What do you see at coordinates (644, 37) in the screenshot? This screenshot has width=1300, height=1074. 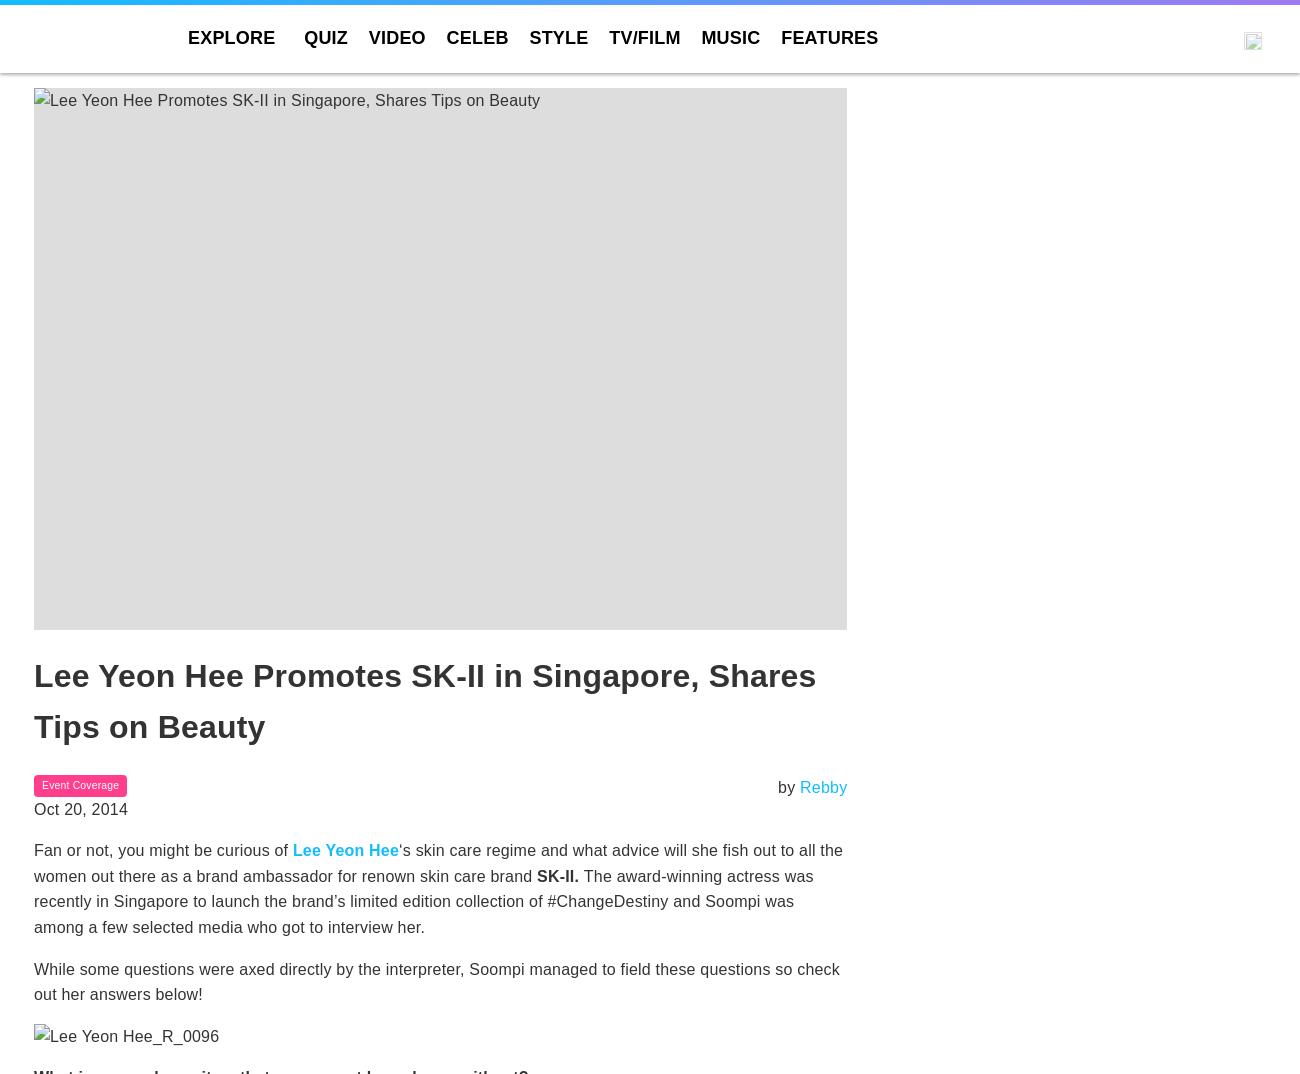 I see `'TV/Film'` at bounding box center [644, 37].